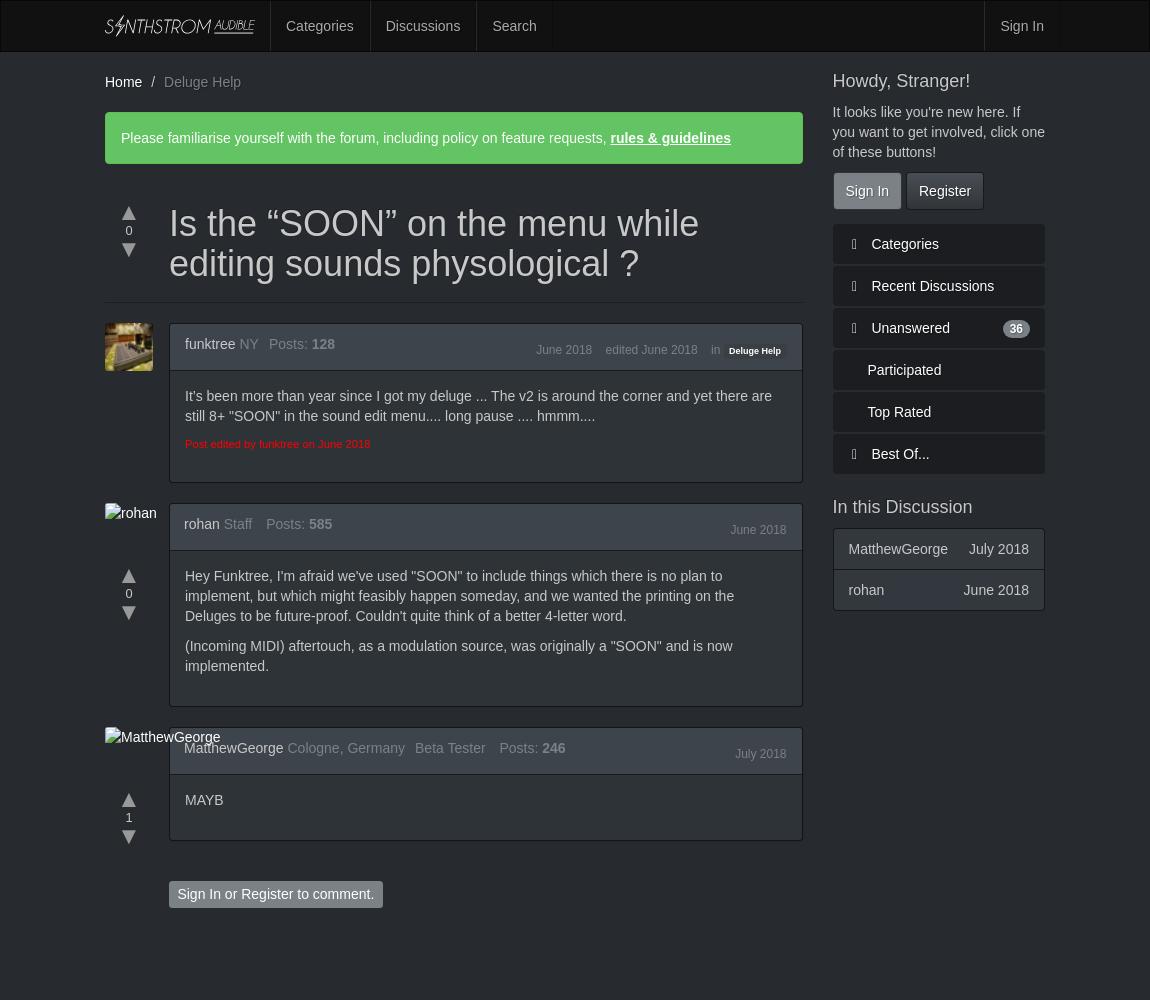  What do you see at coordinates (901, 506) in the screenshot?
I see `'In this Discussion'` at bounding box center [901, 506].